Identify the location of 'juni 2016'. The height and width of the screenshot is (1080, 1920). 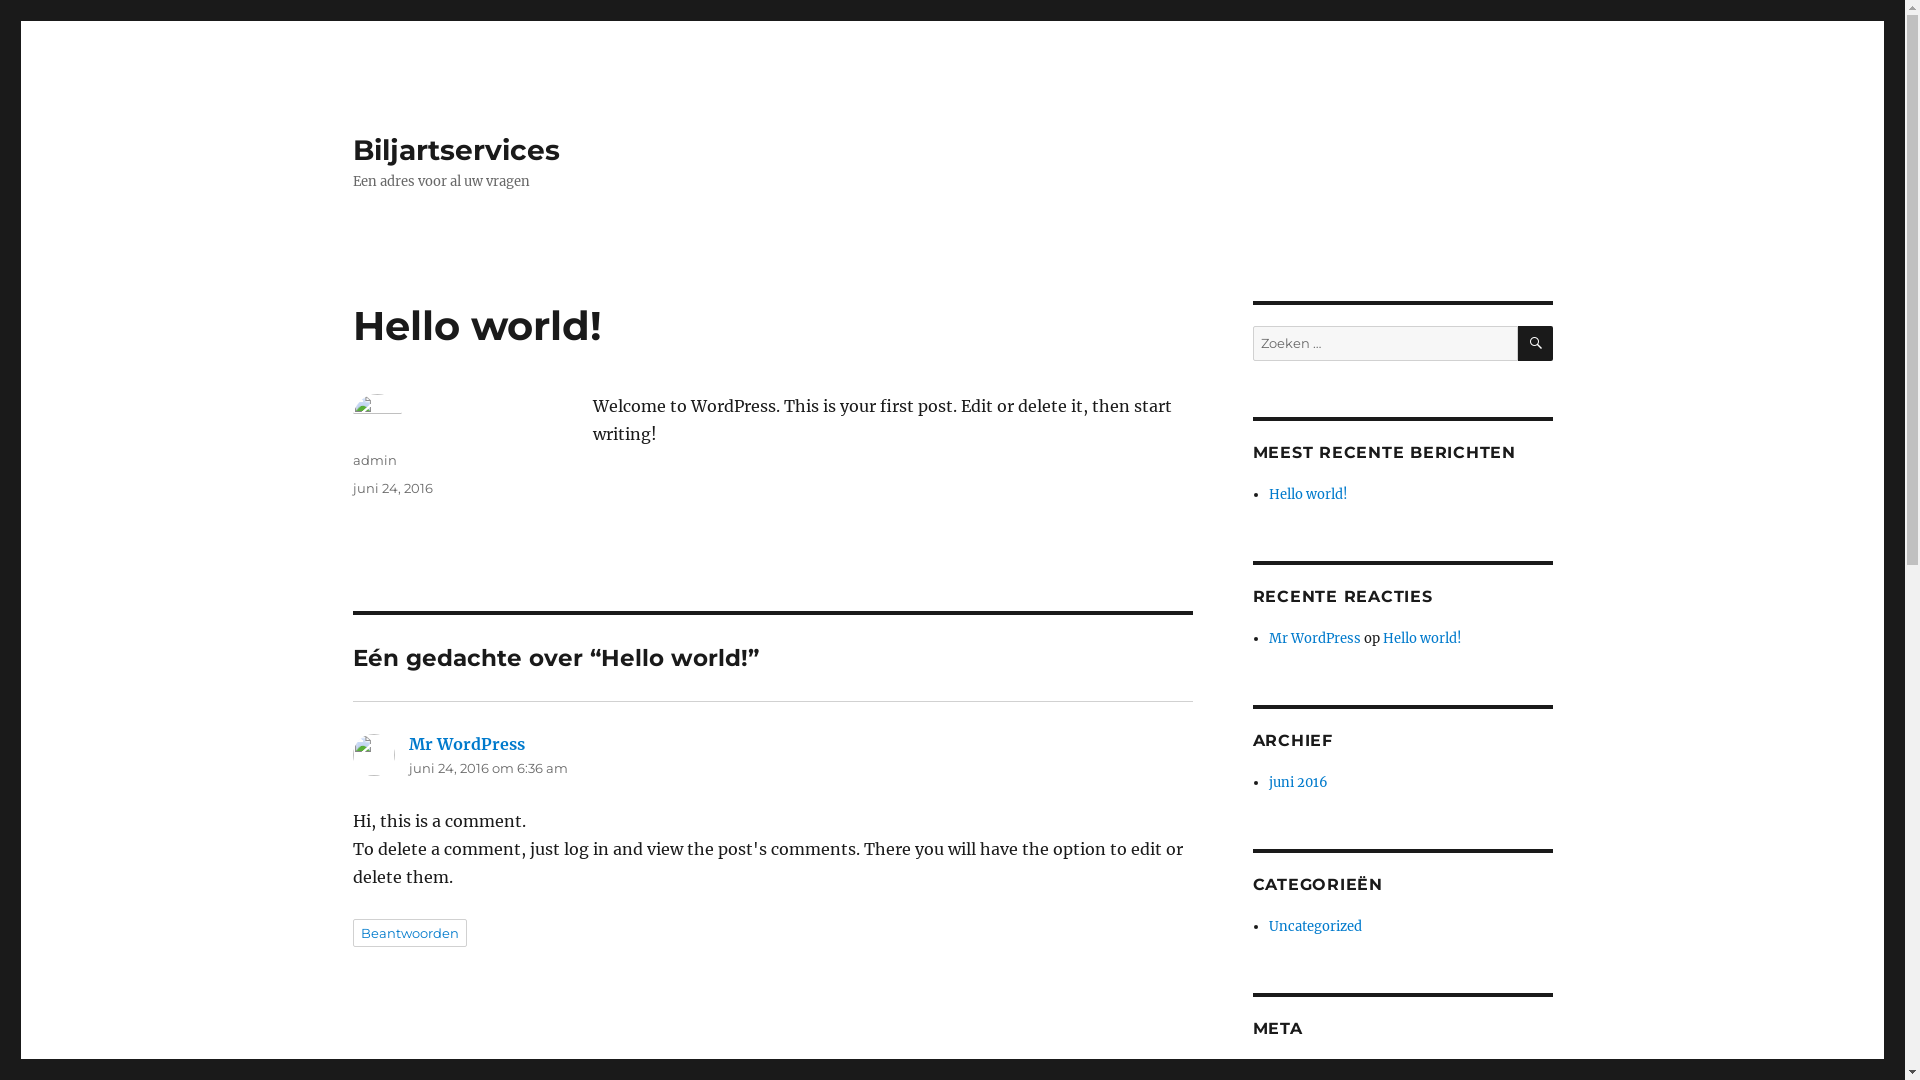
(1298, 781).